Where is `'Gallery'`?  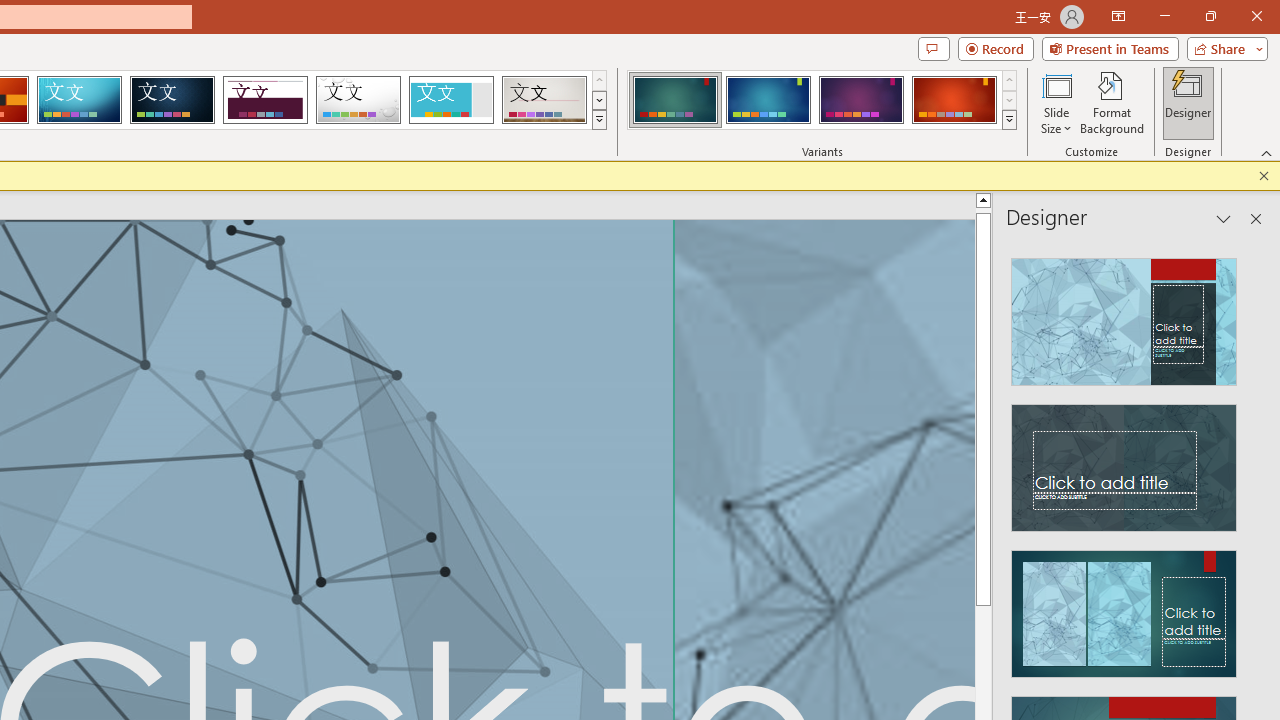
'Gallery' is located at coordinates (544, 100).